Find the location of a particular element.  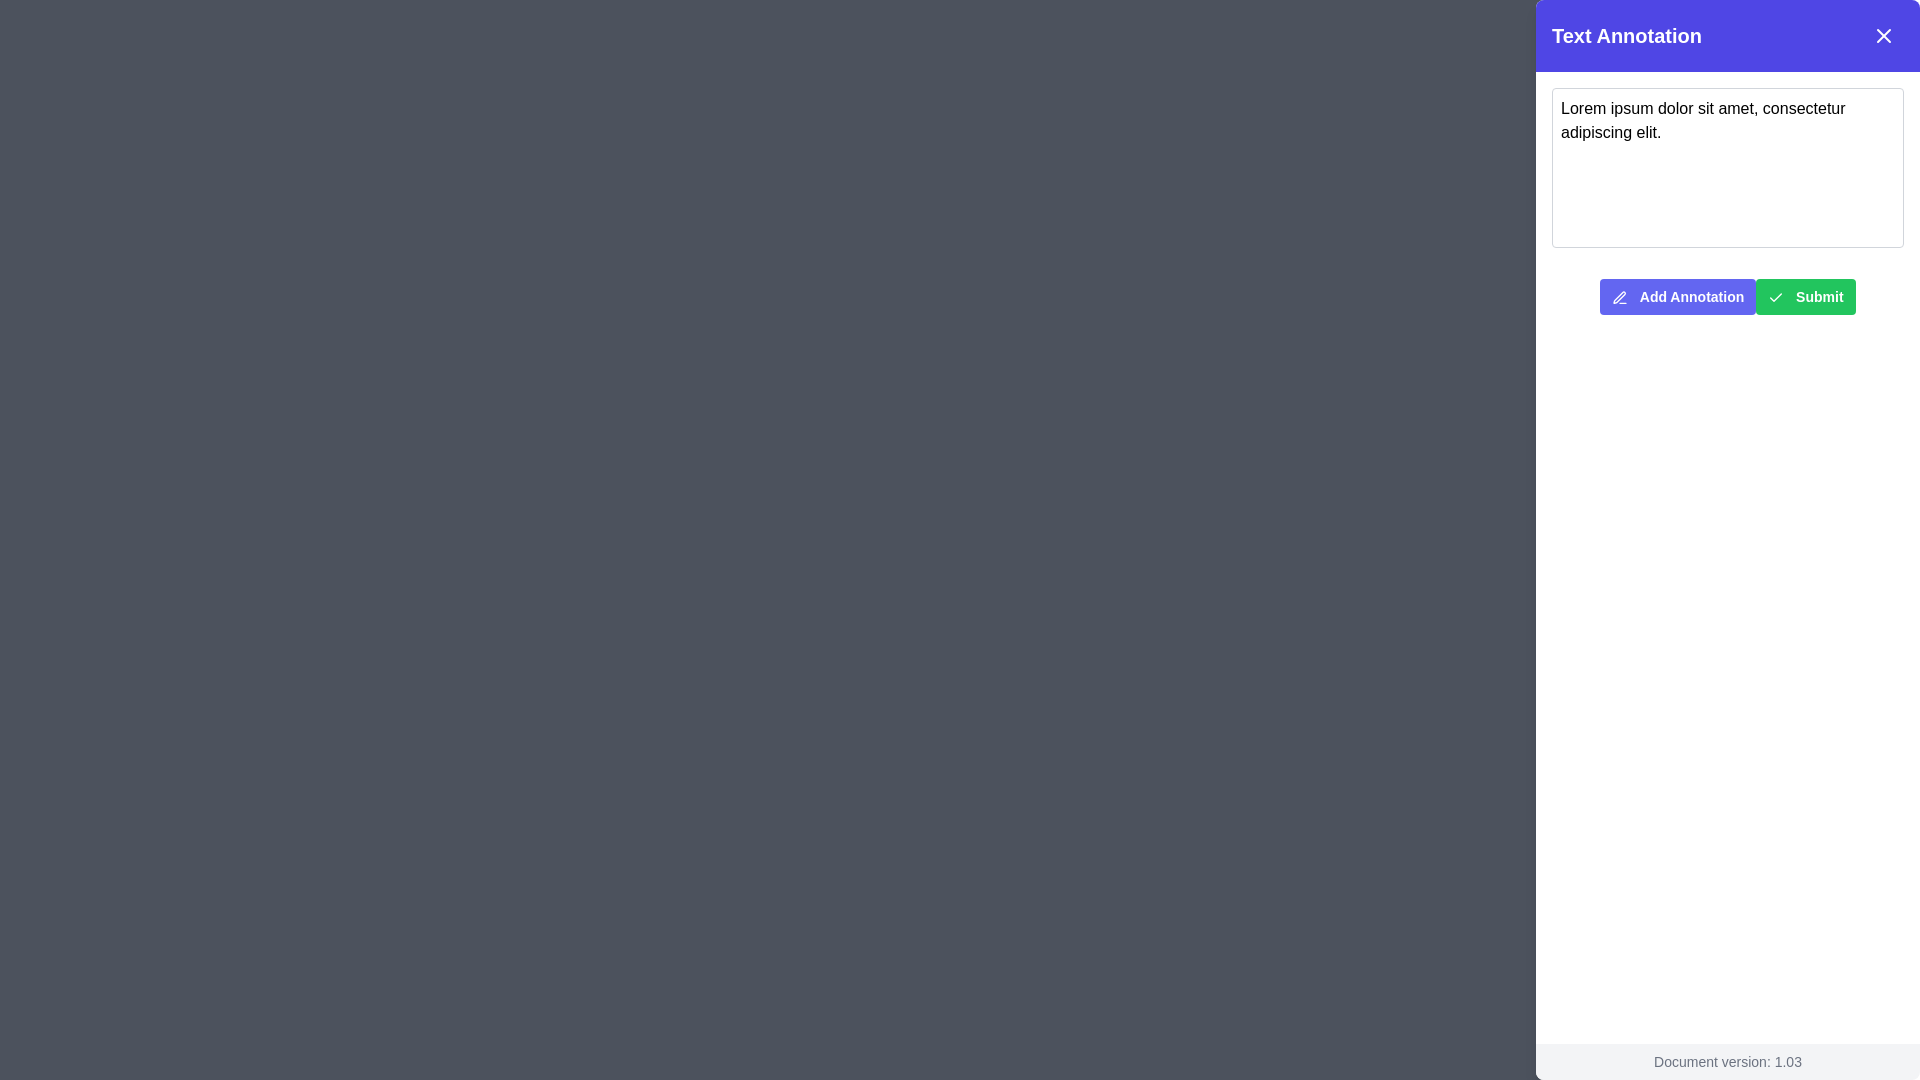

the text in the multiline text input area located near the top of the right panel, above the 'Add Annotation' and 'Submit' buttons is located at coordinates (1727, 167).